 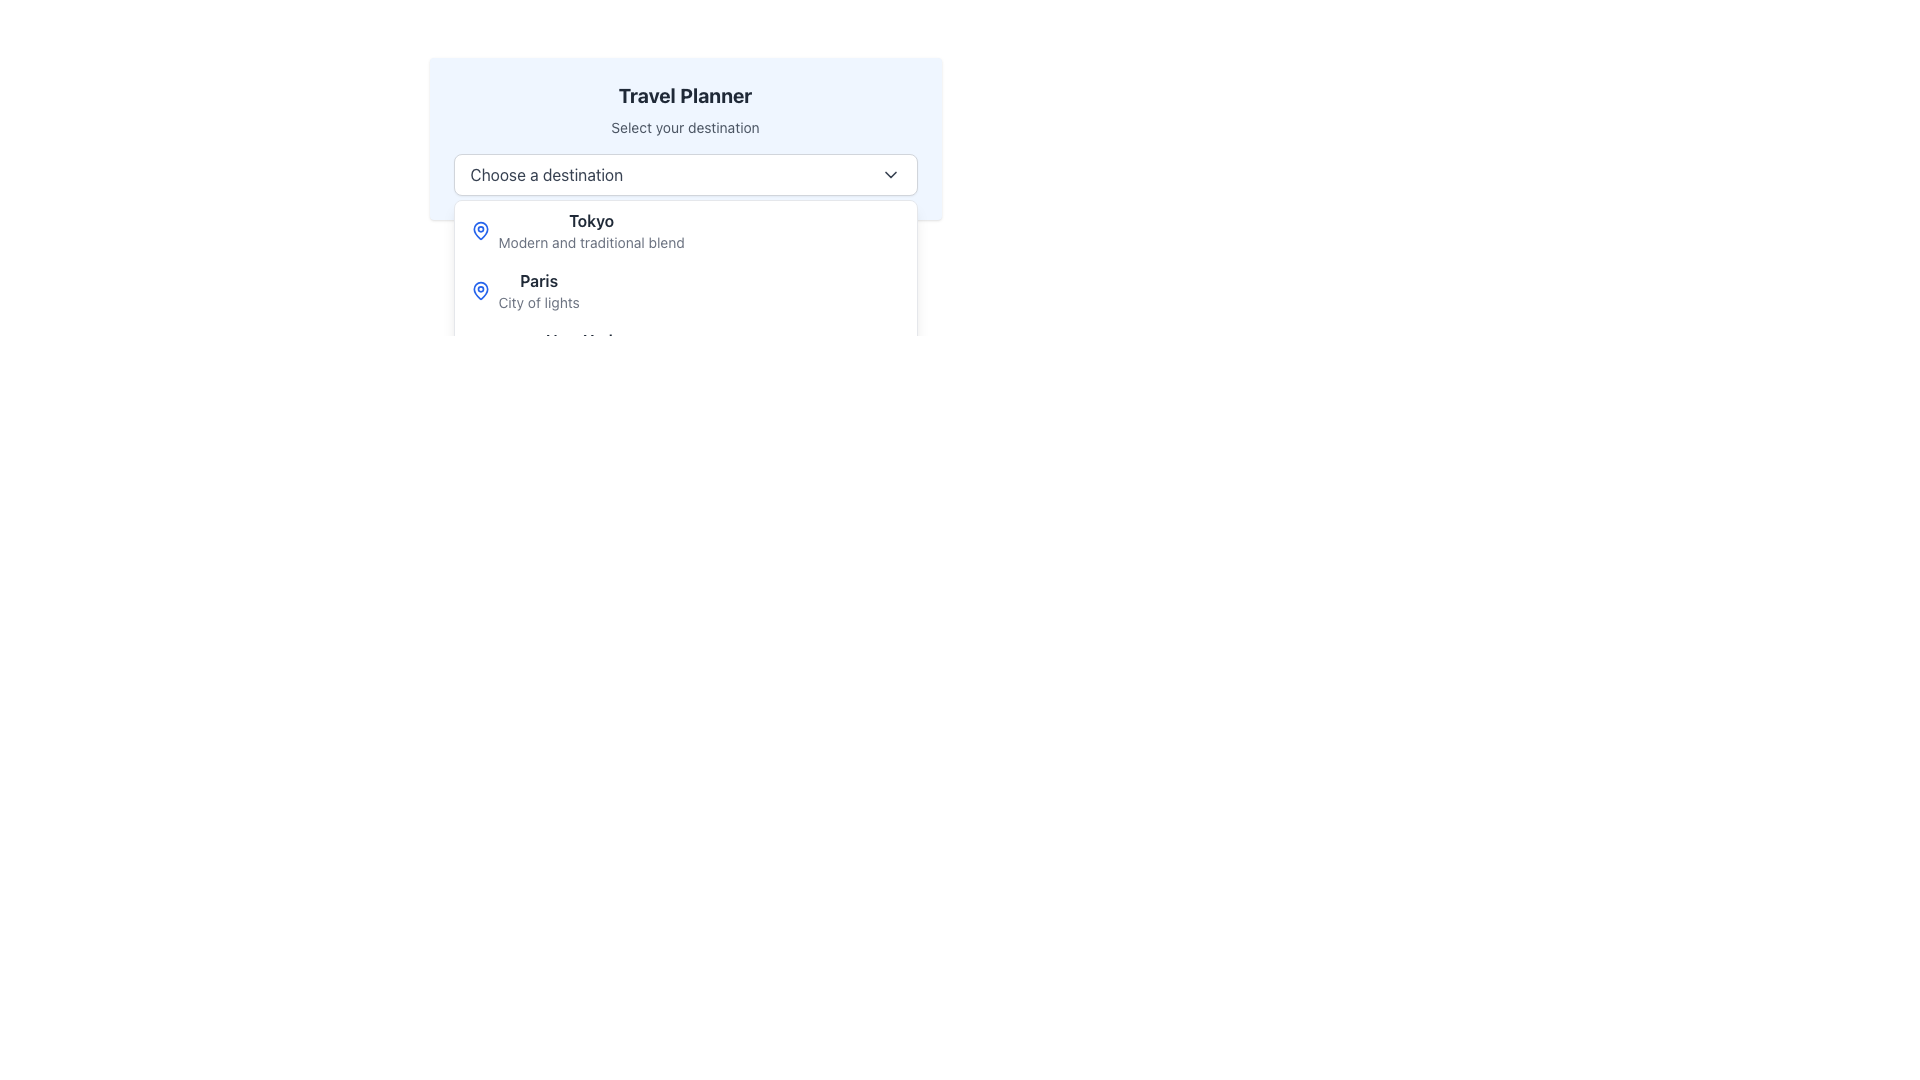 I want to click on the location marker icon associated with 'Paris' in the dropdown menu of the 'Travel Planner' interface, so click(x=480, y=290).